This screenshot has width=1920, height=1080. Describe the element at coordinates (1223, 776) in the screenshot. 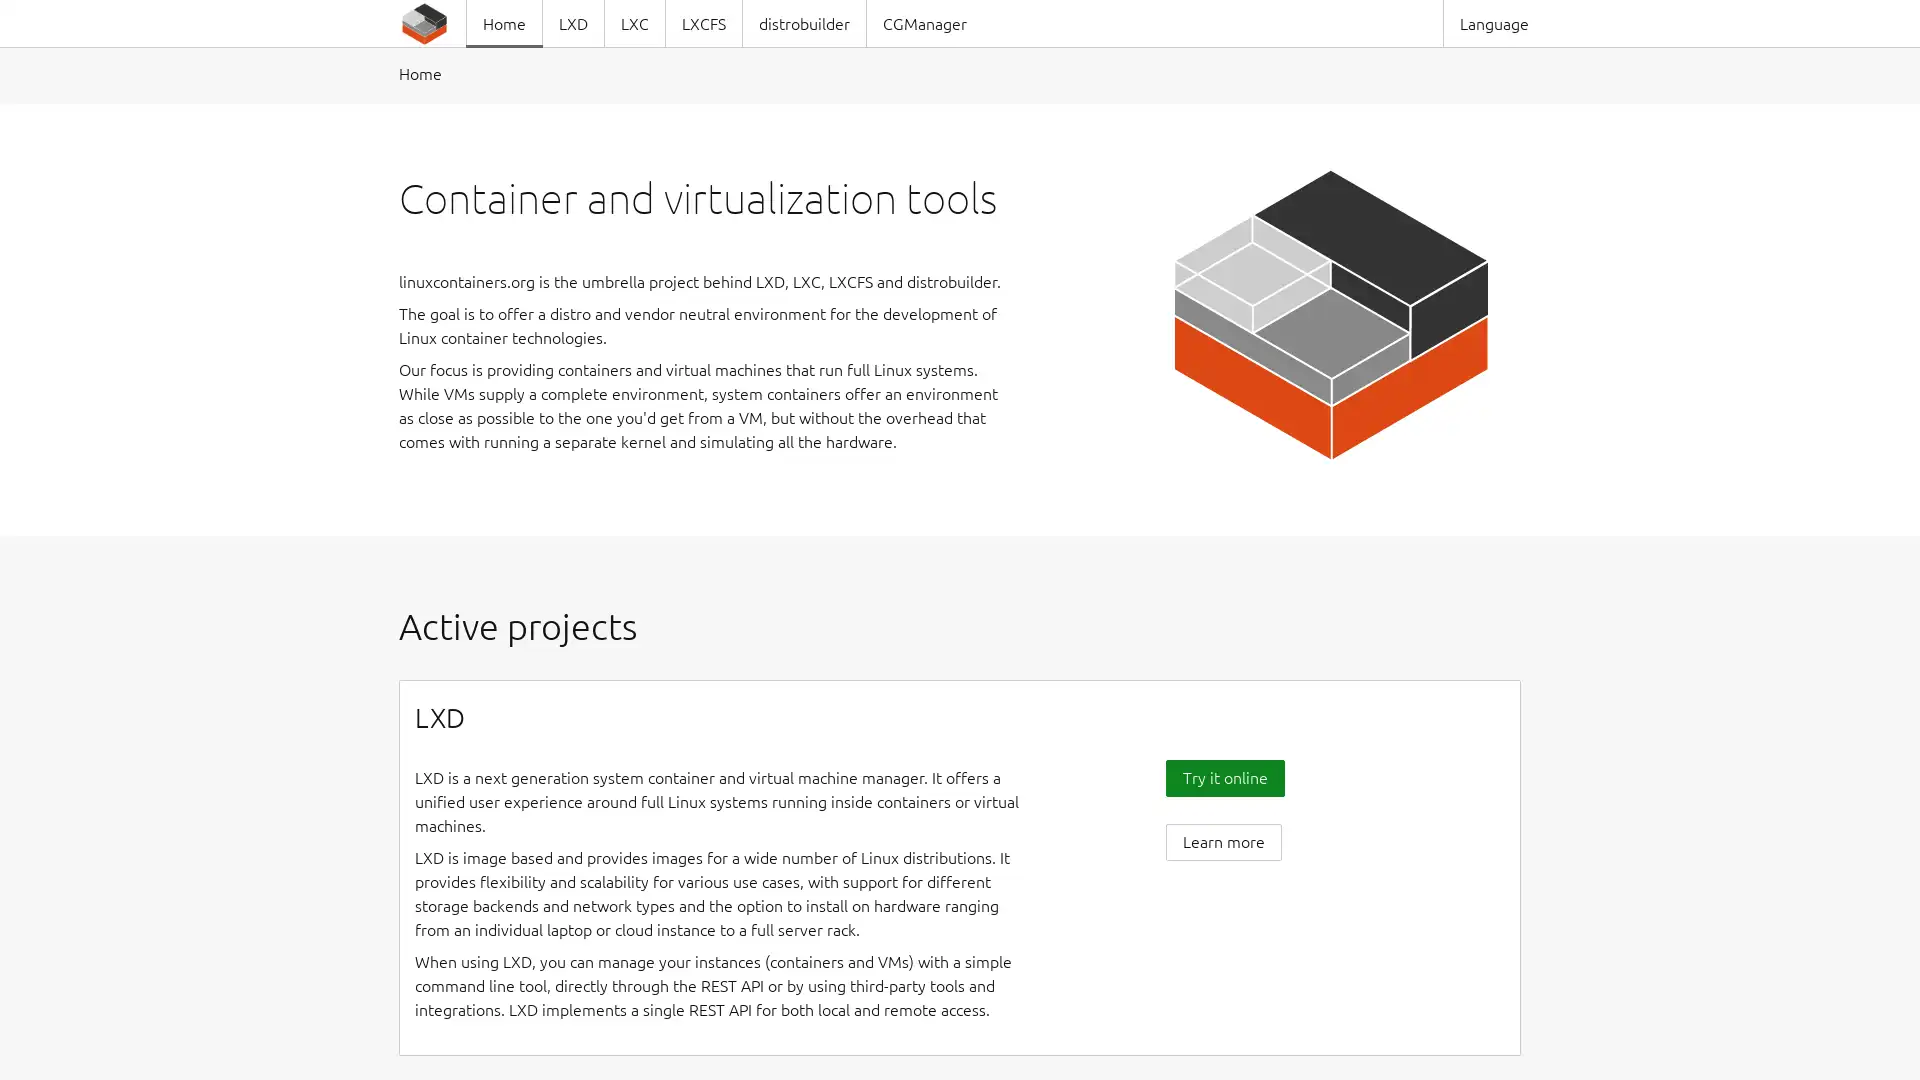

I see `Try it online` at that location.